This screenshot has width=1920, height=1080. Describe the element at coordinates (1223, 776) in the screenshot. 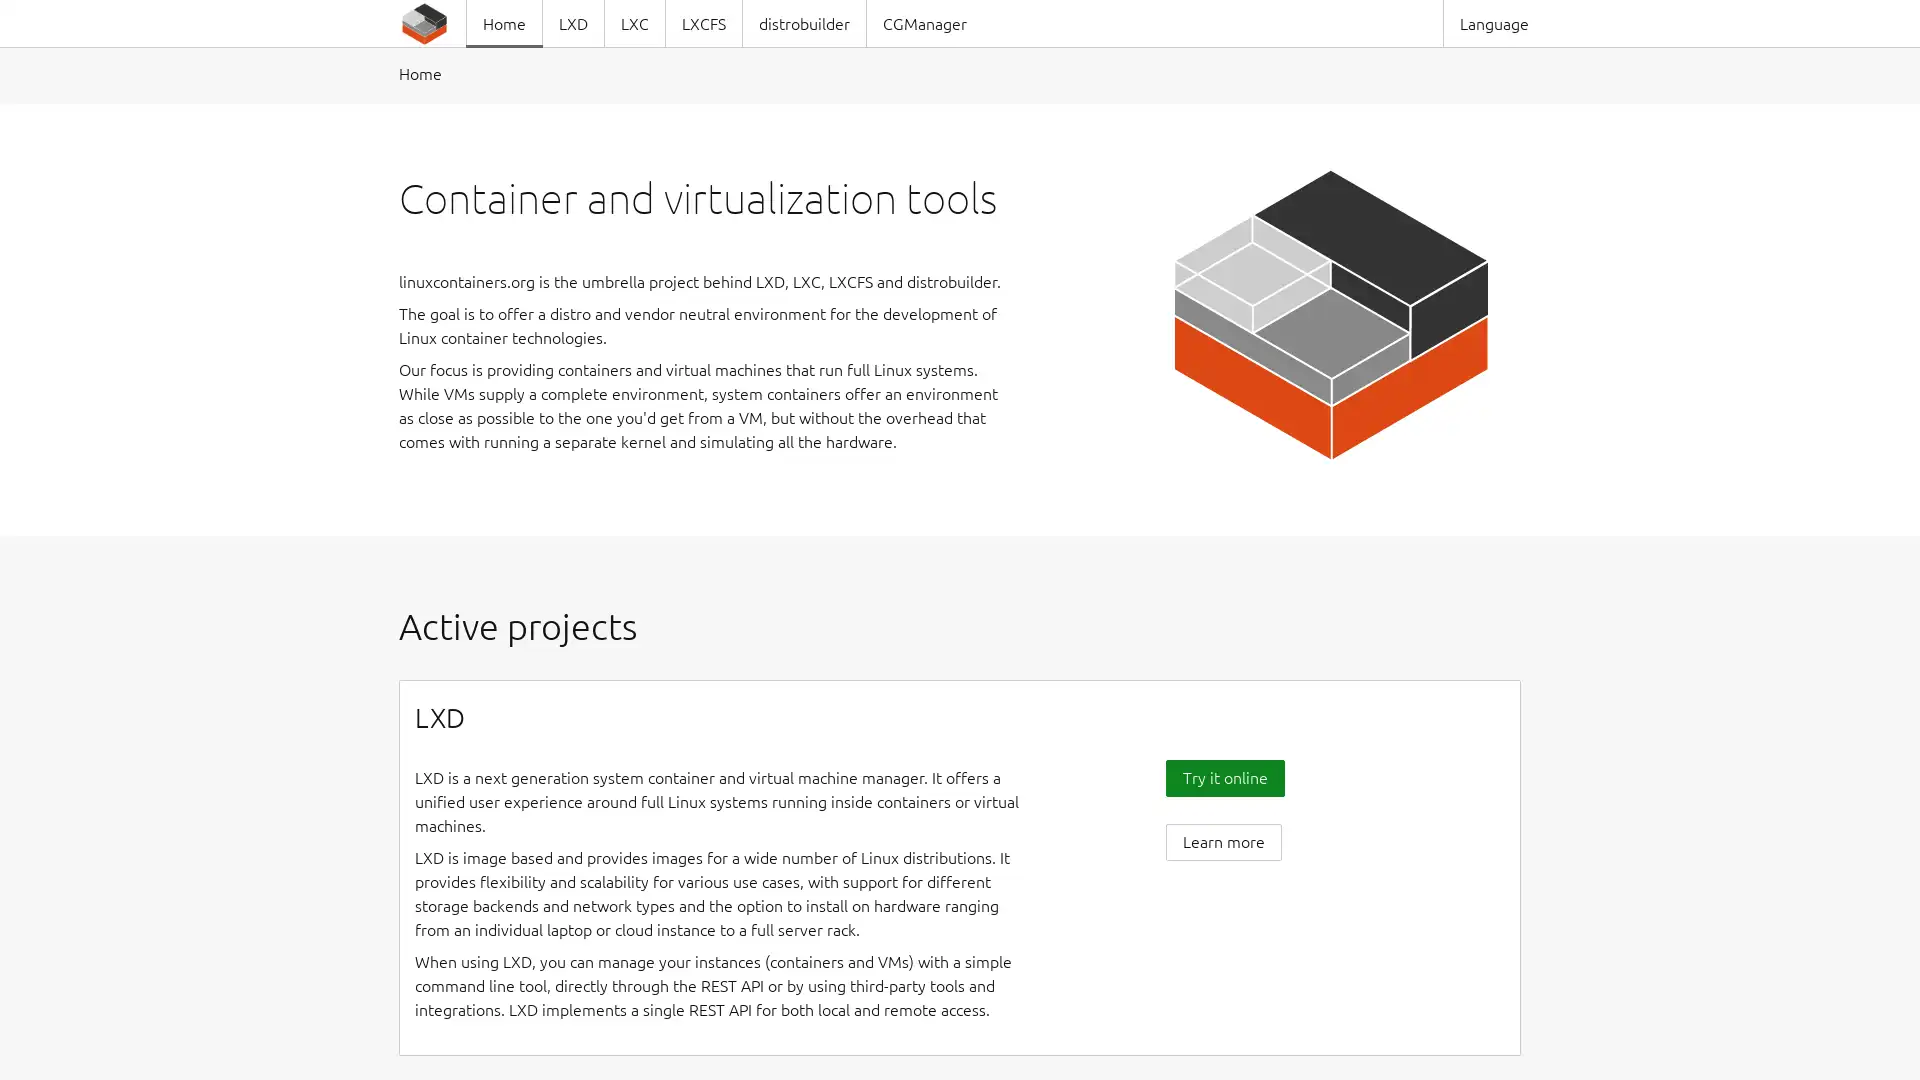

I see `Try it online` at that location.